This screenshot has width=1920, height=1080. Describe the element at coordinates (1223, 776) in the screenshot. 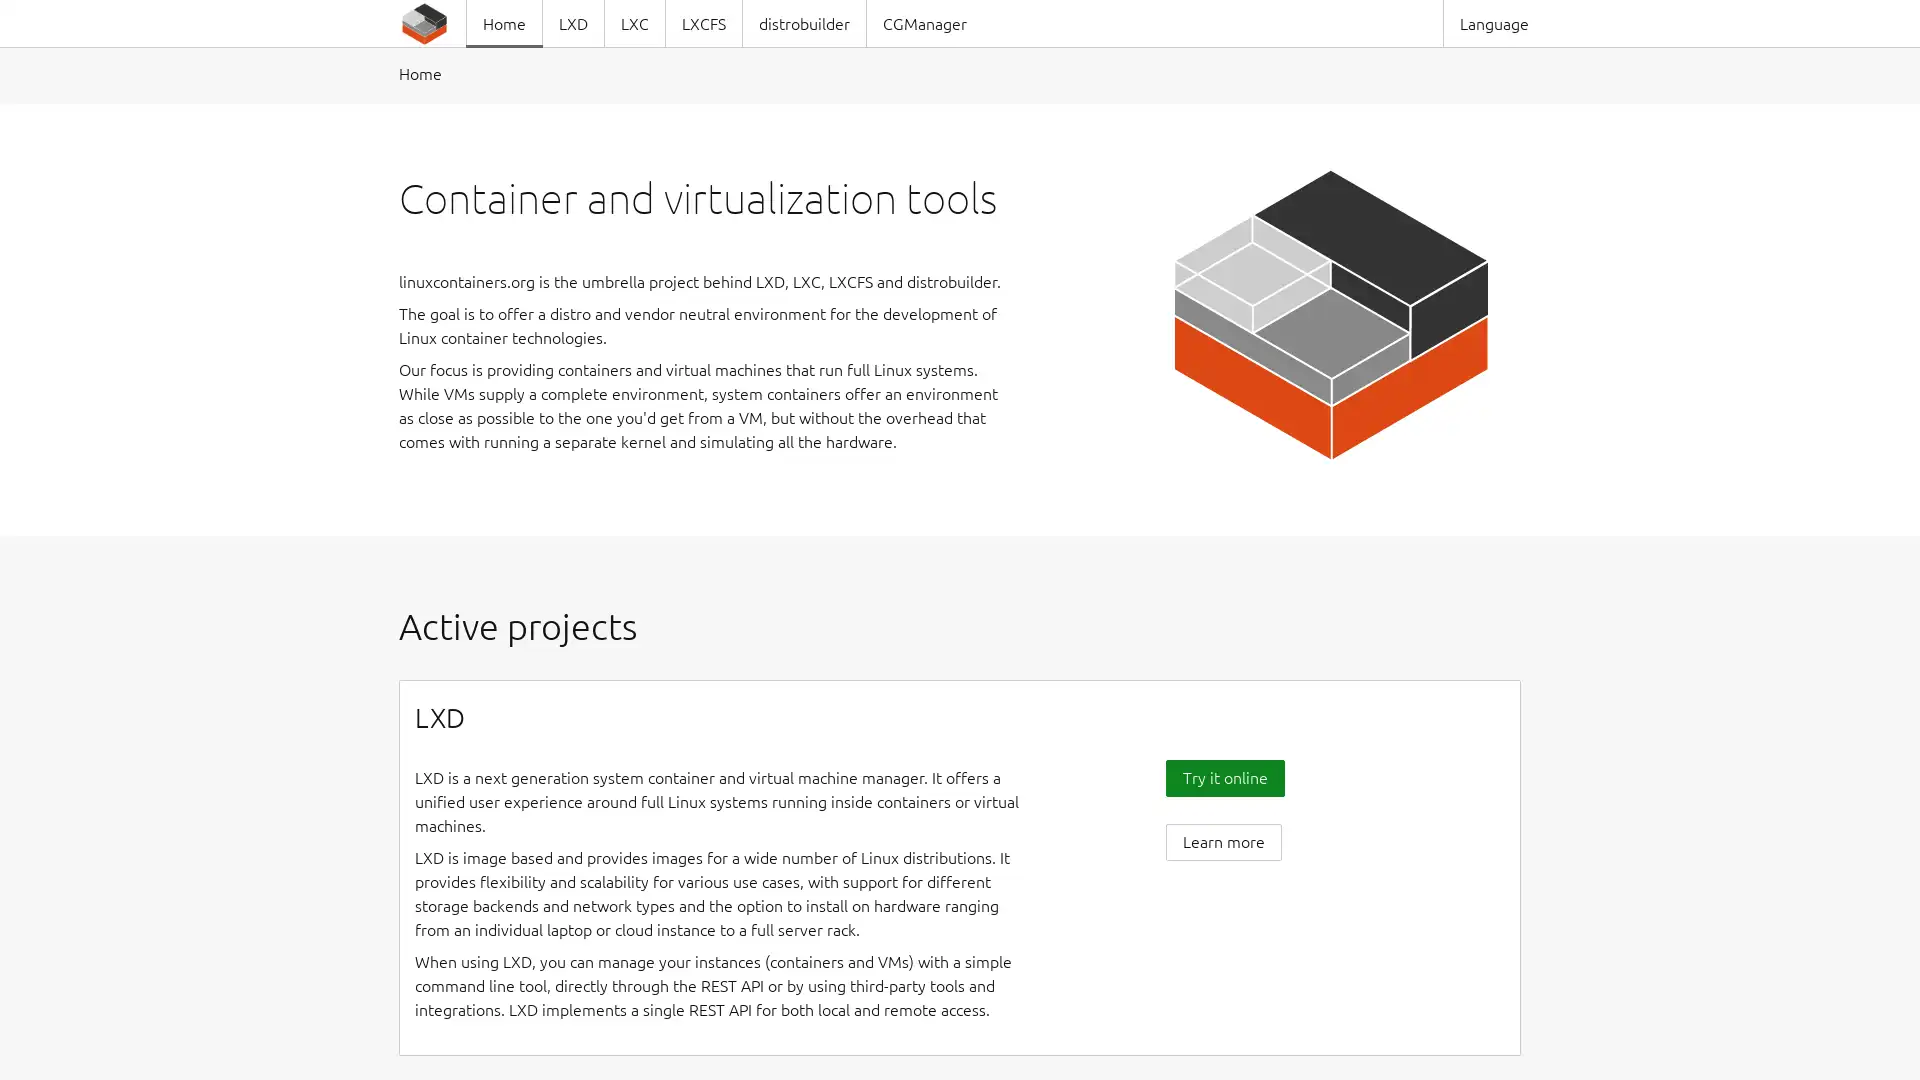

I see `Try it online` at that location.